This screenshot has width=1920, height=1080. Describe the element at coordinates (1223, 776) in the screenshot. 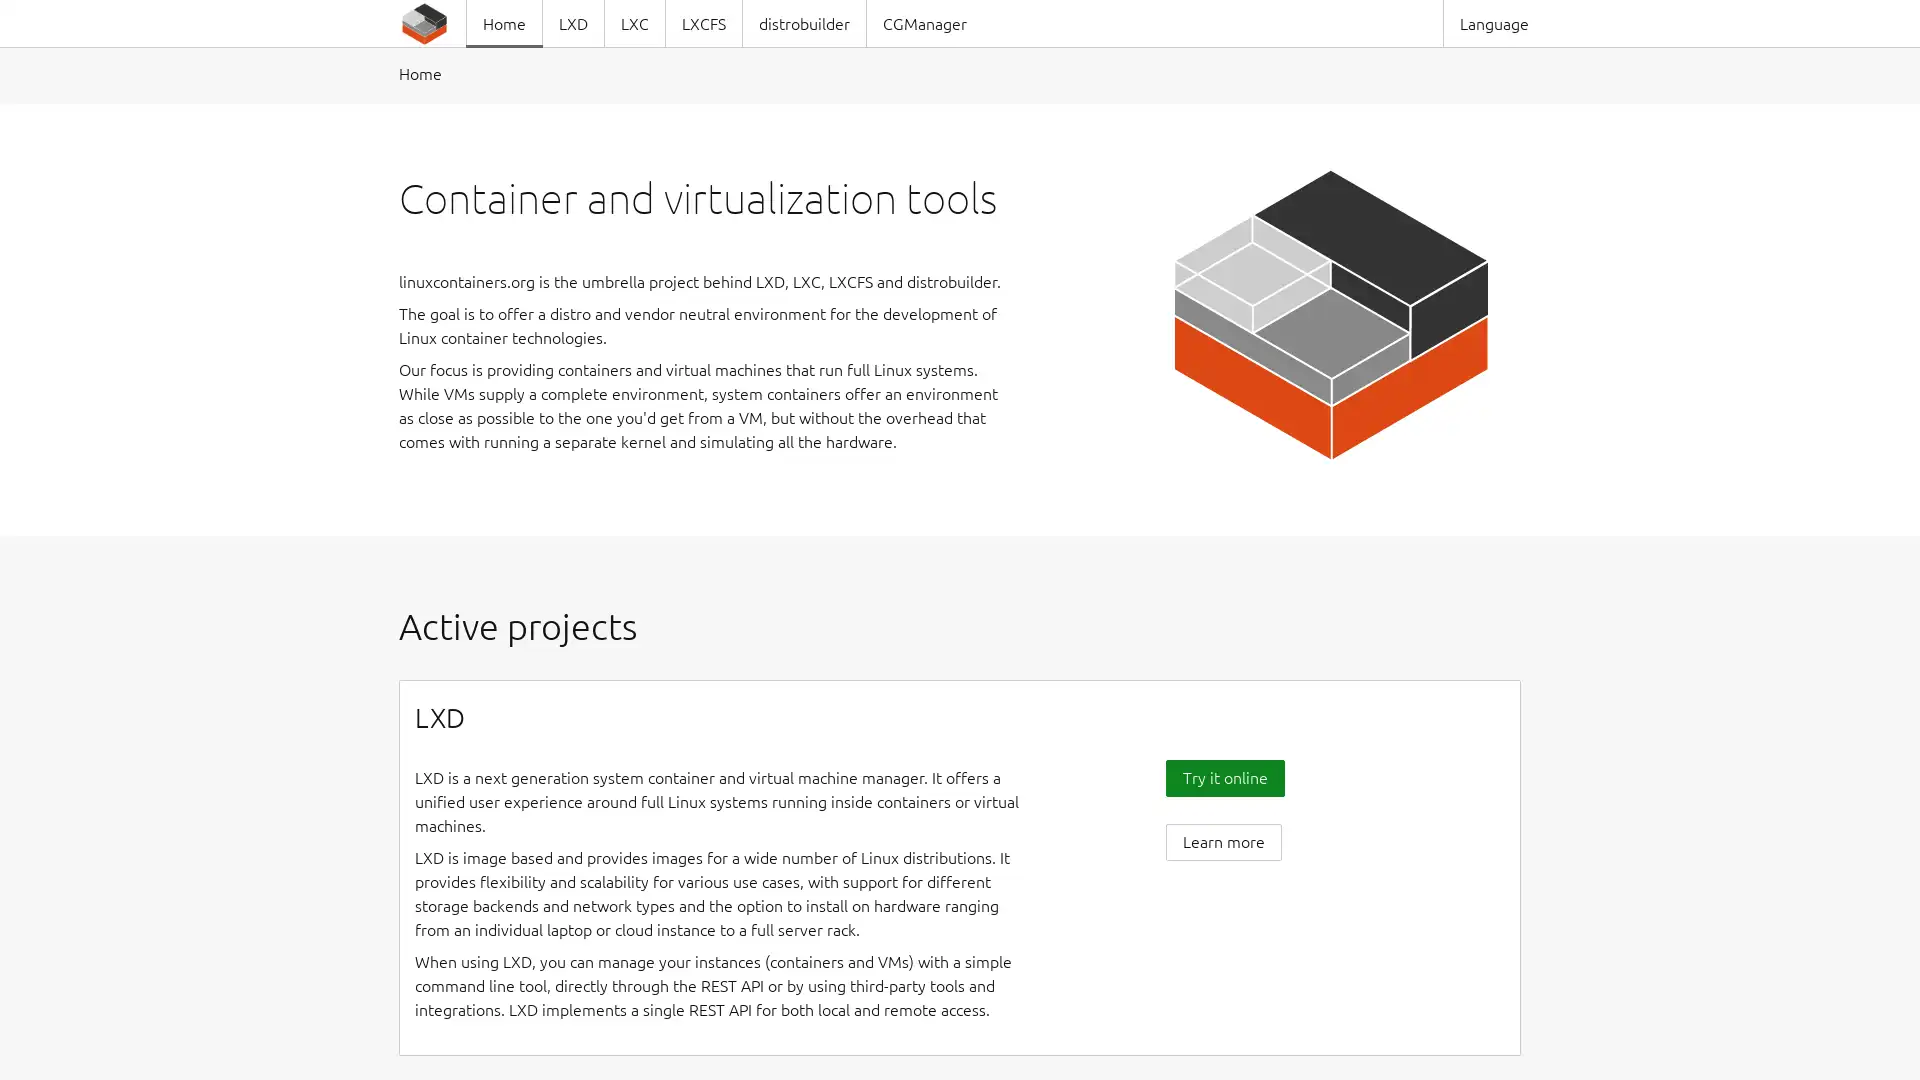

I see `Try it online` at that location.